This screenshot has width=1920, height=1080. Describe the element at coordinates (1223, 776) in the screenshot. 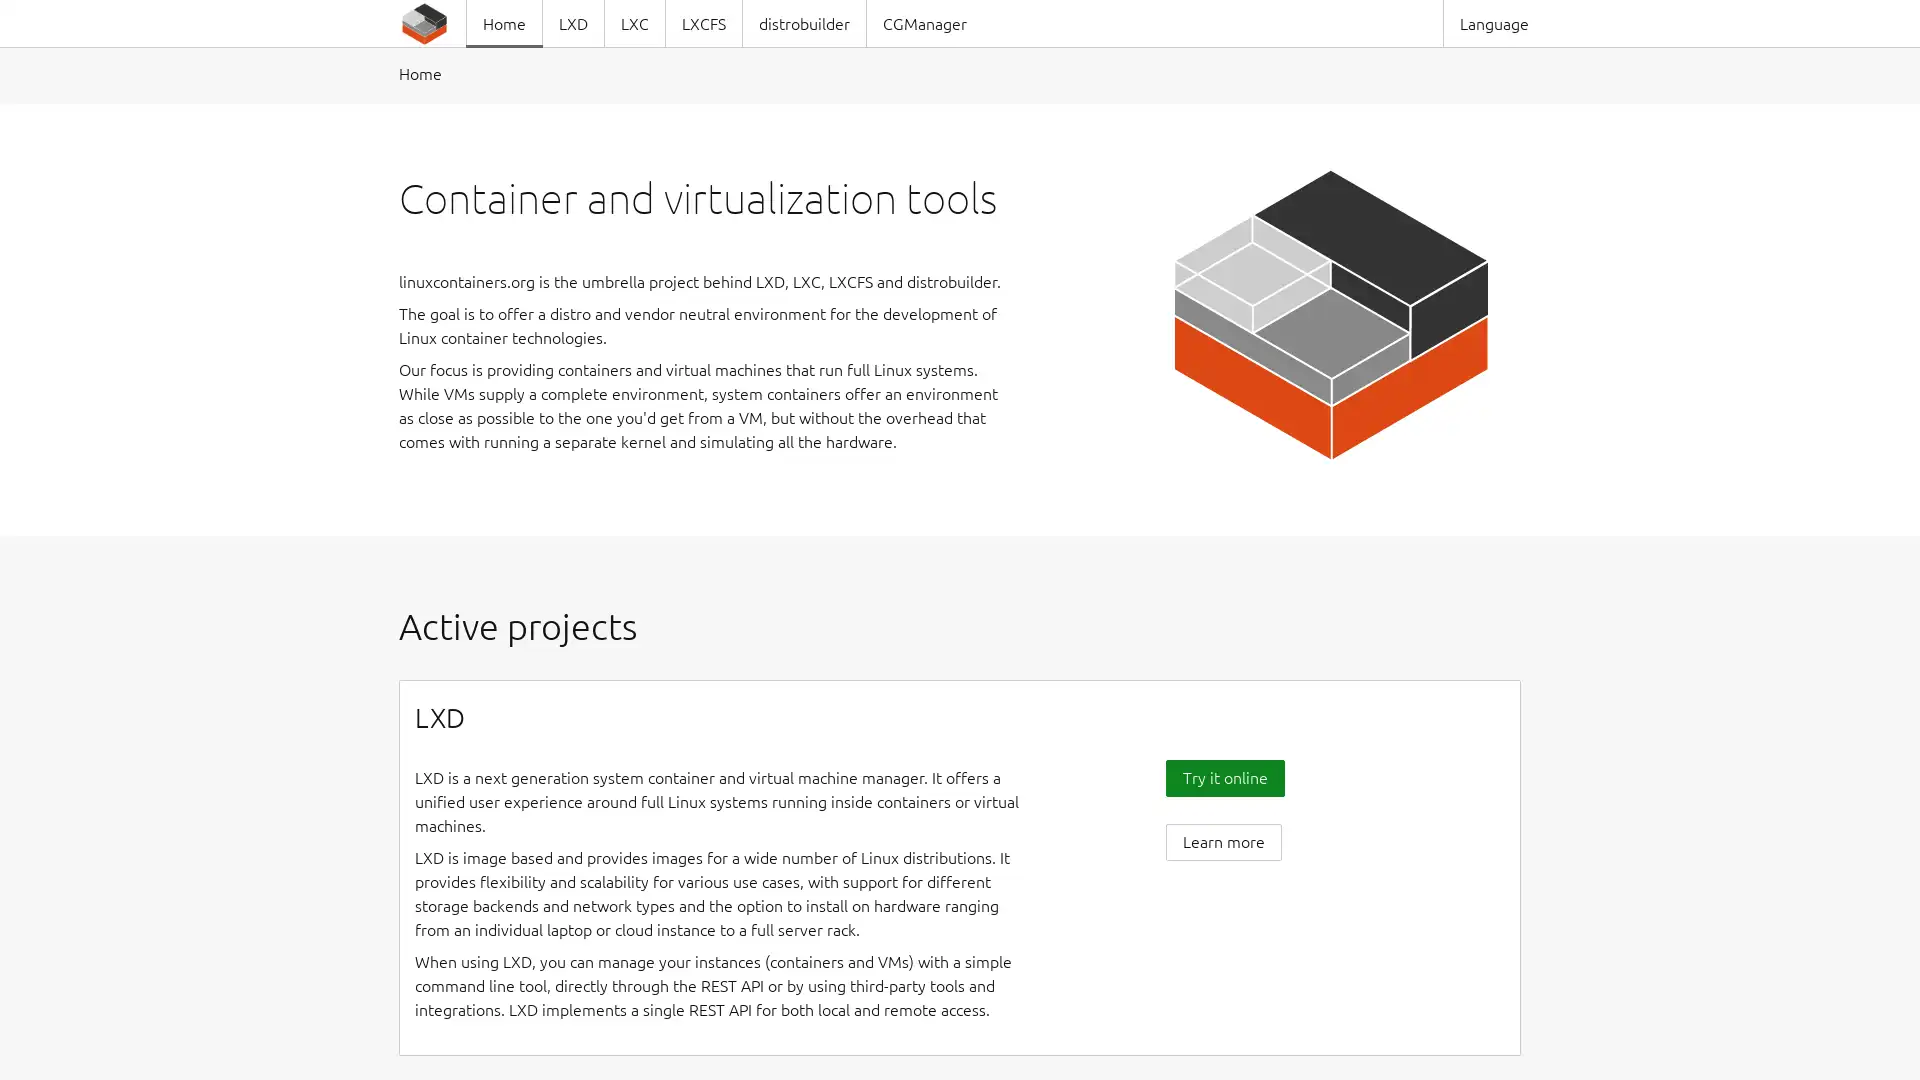

I see `Try it online` at that location.